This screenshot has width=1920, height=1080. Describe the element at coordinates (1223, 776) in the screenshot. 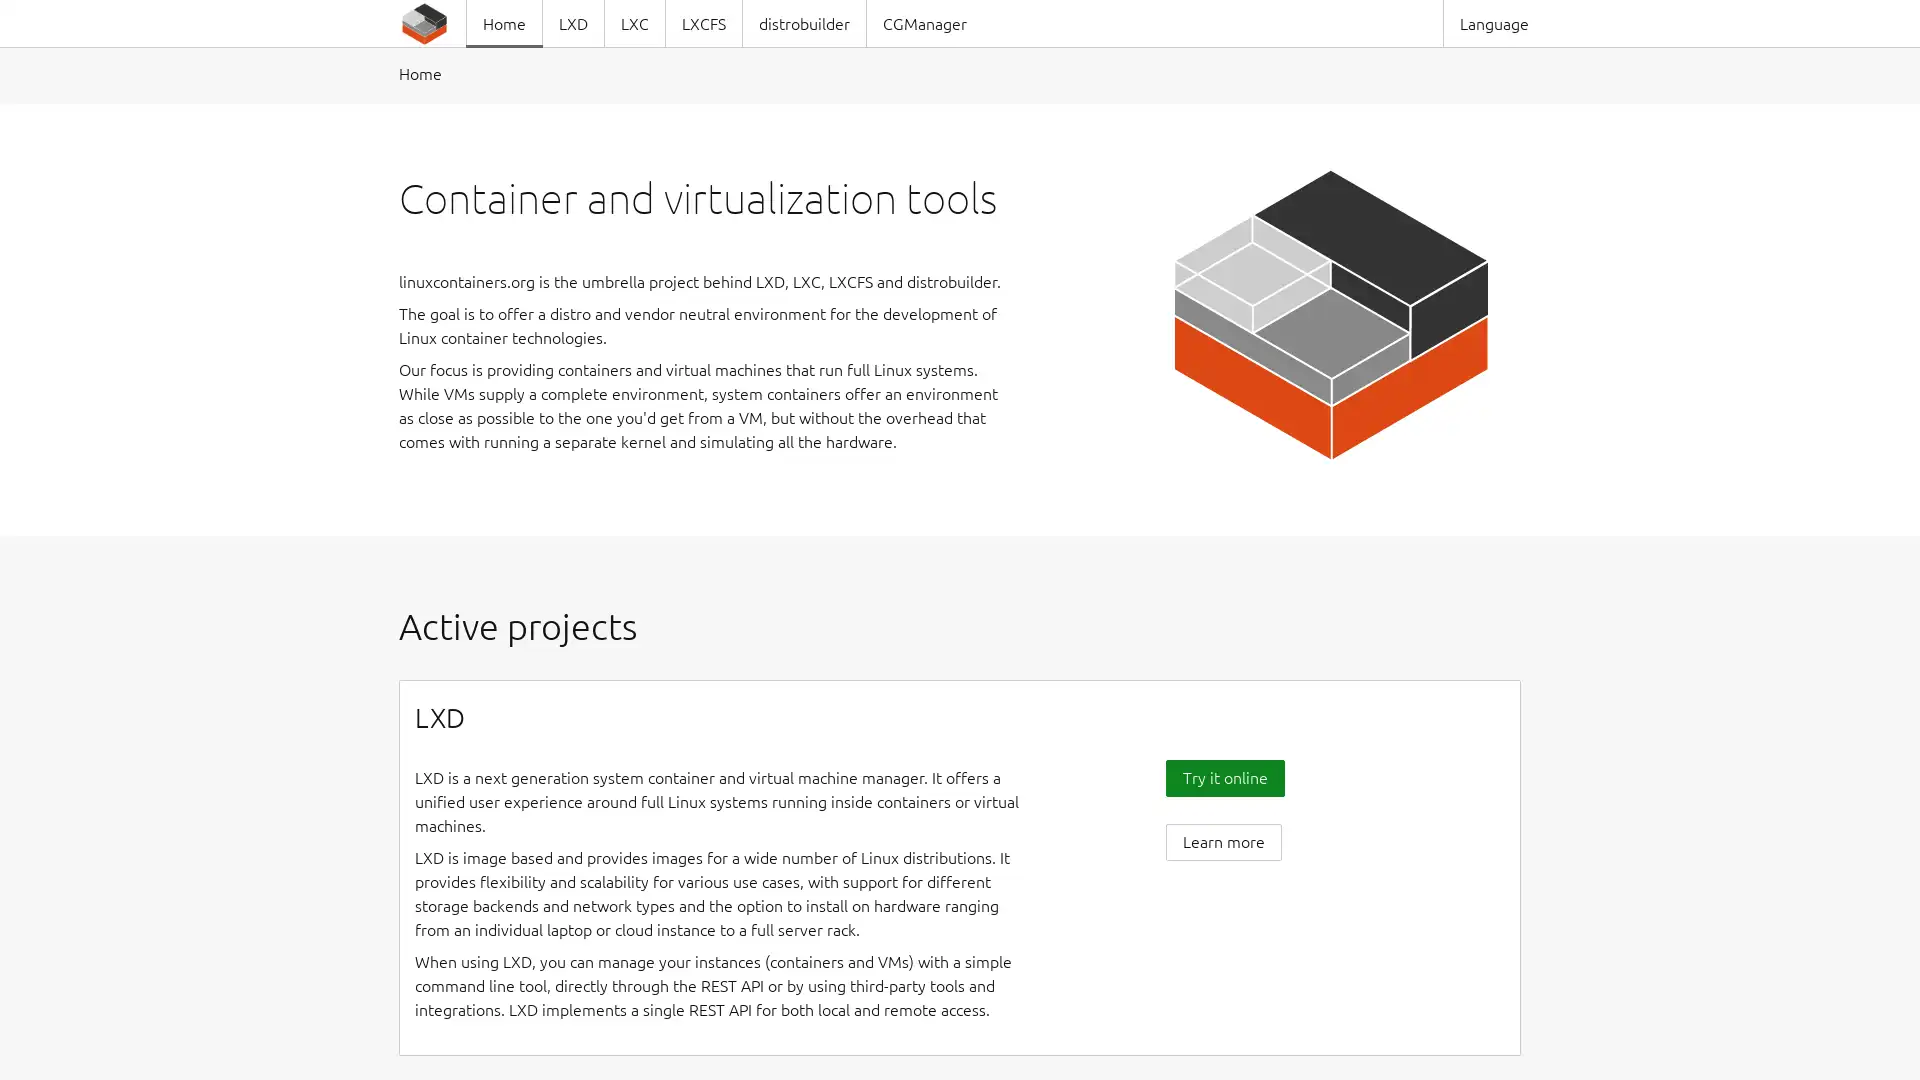

I see `Try it online` at that location.